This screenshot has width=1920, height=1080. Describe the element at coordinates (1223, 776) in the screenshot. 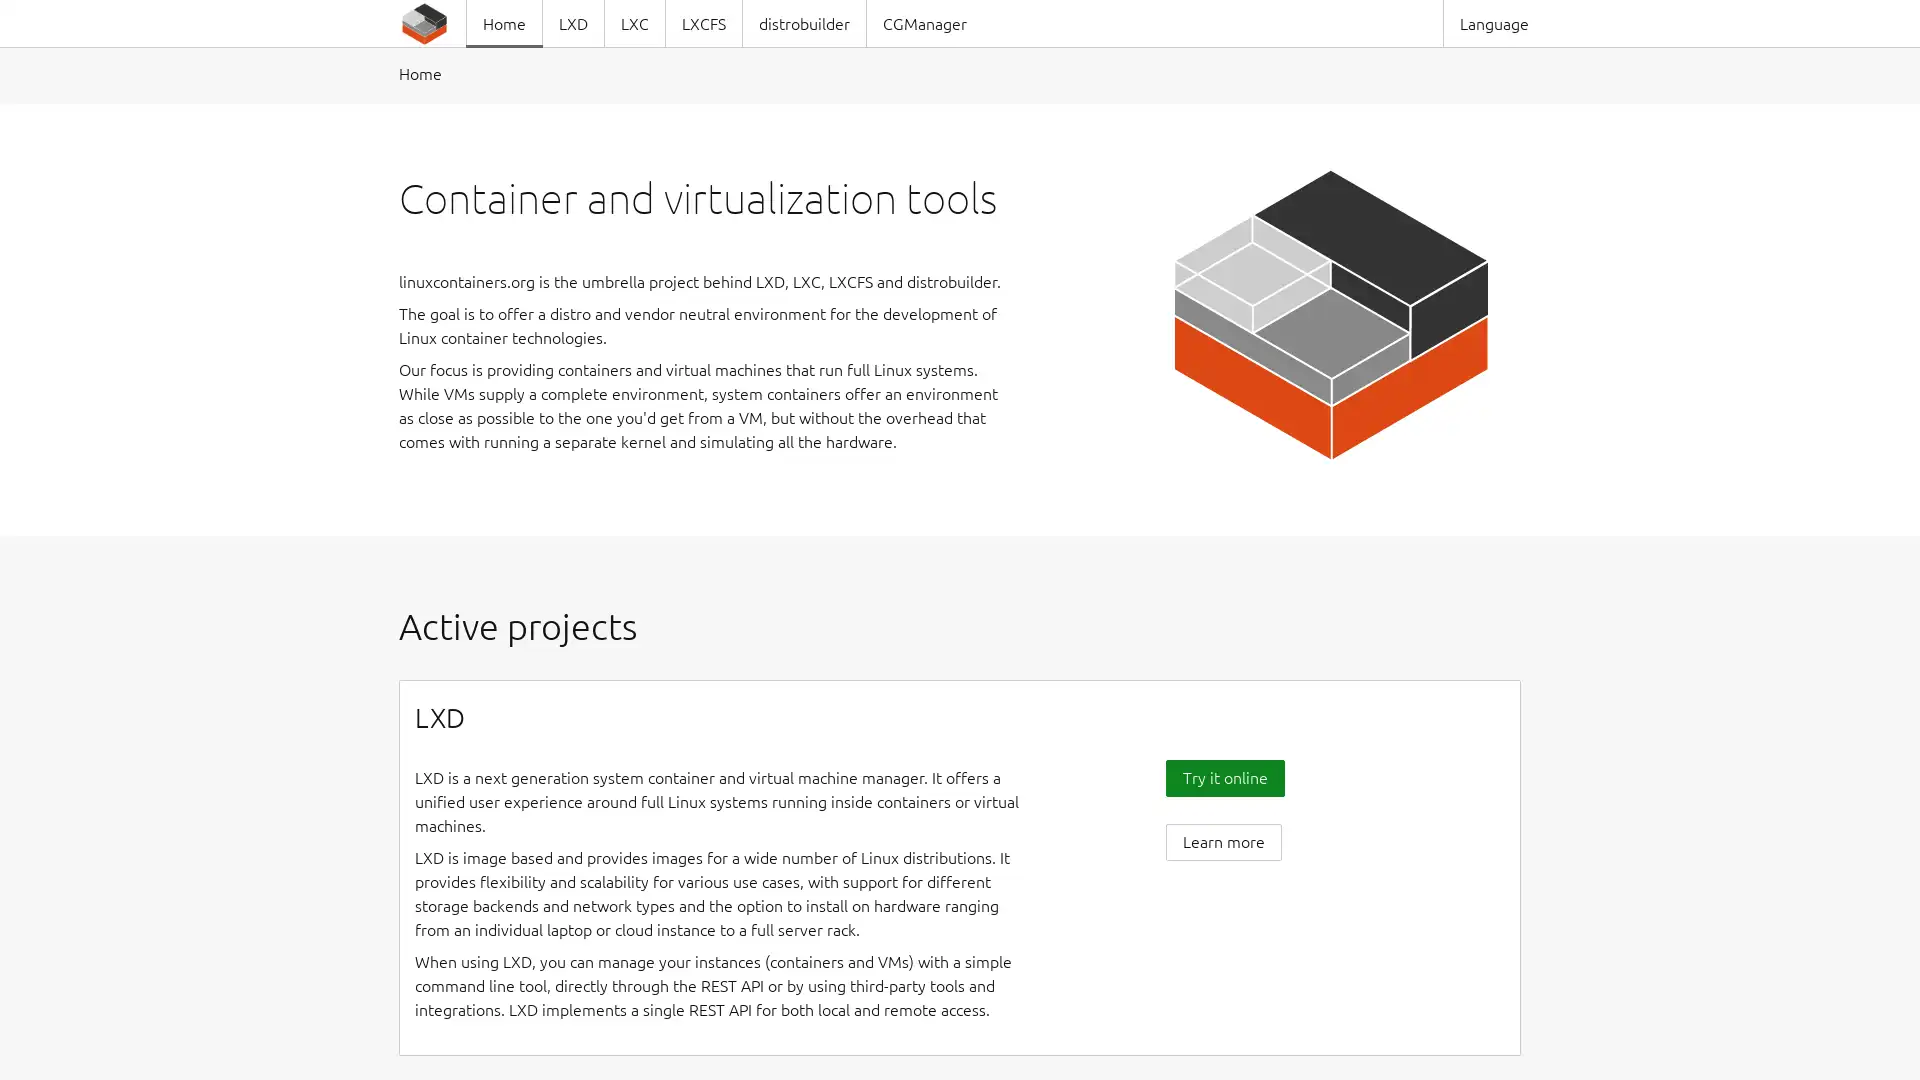

I see `Try it online` at that location.